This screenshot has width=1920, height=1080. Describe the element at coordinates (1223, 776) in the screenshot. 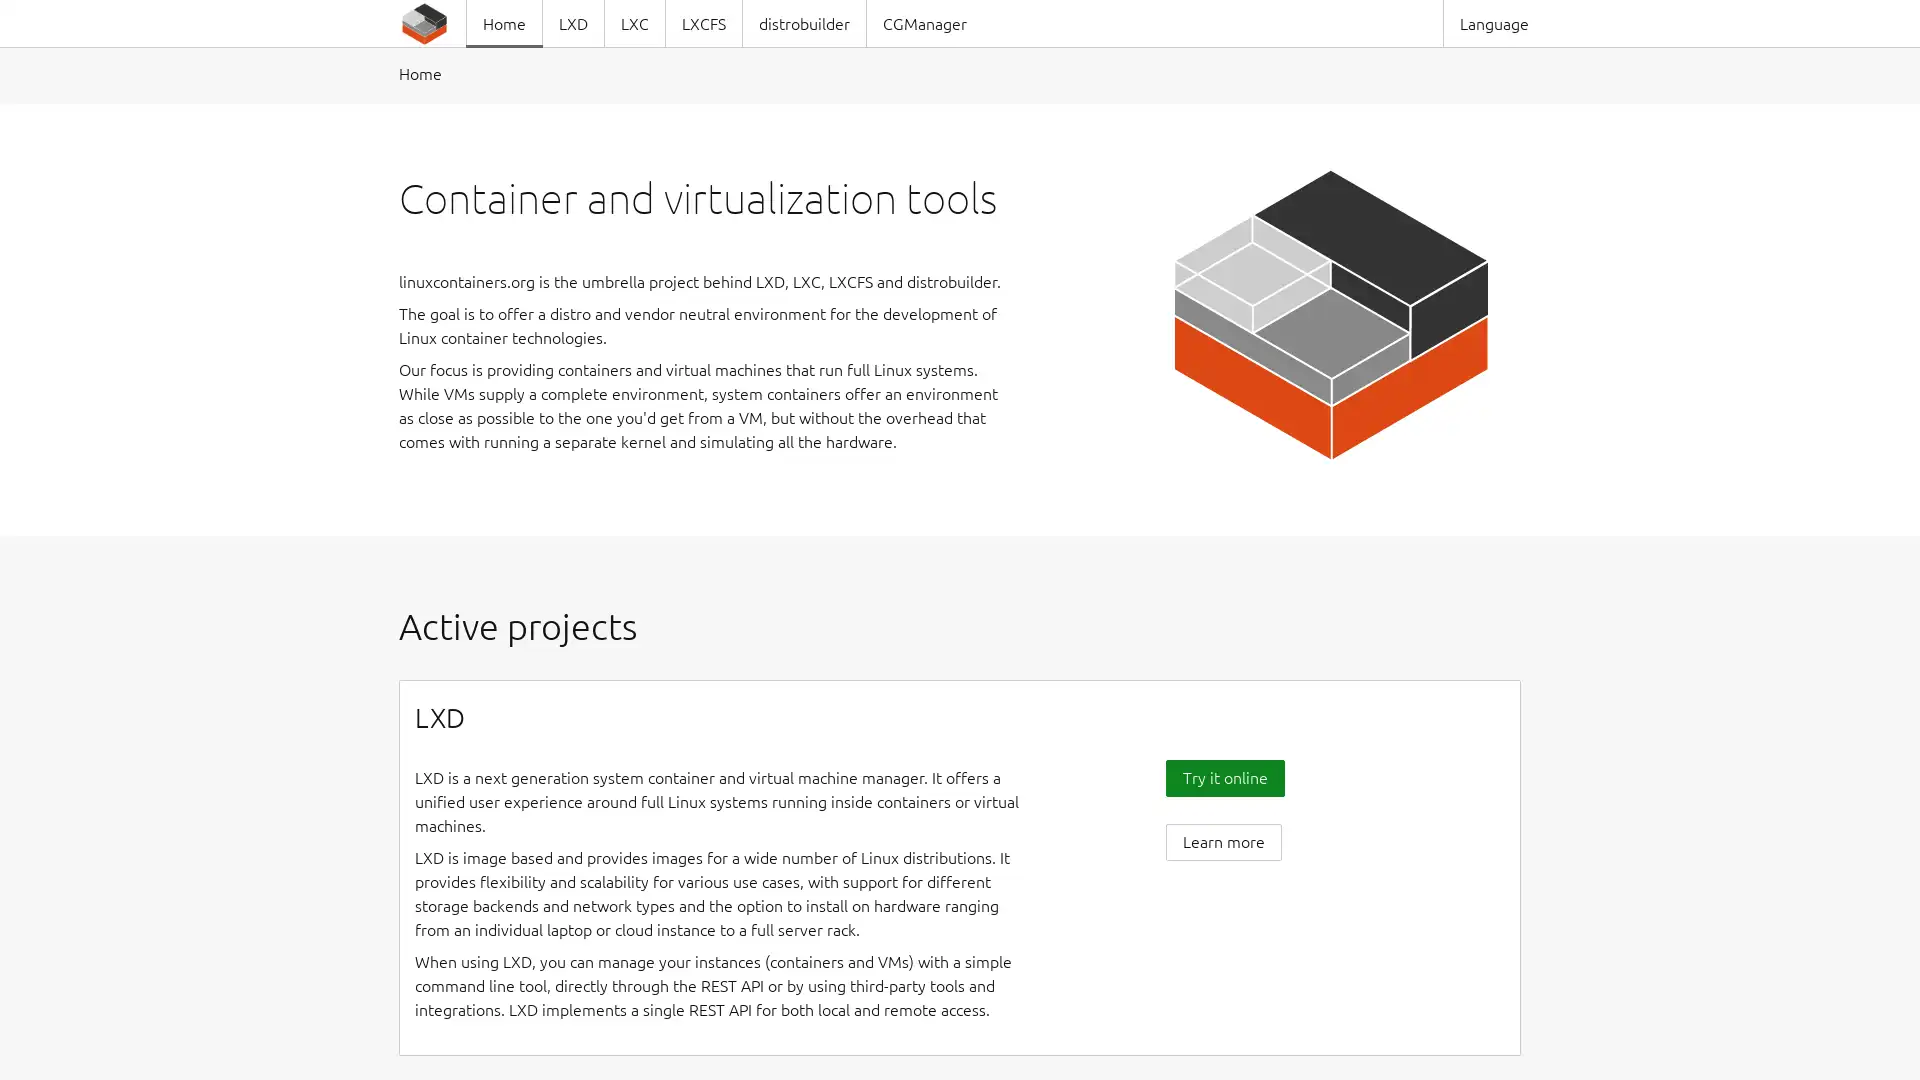

I see `Try it online` at that location.